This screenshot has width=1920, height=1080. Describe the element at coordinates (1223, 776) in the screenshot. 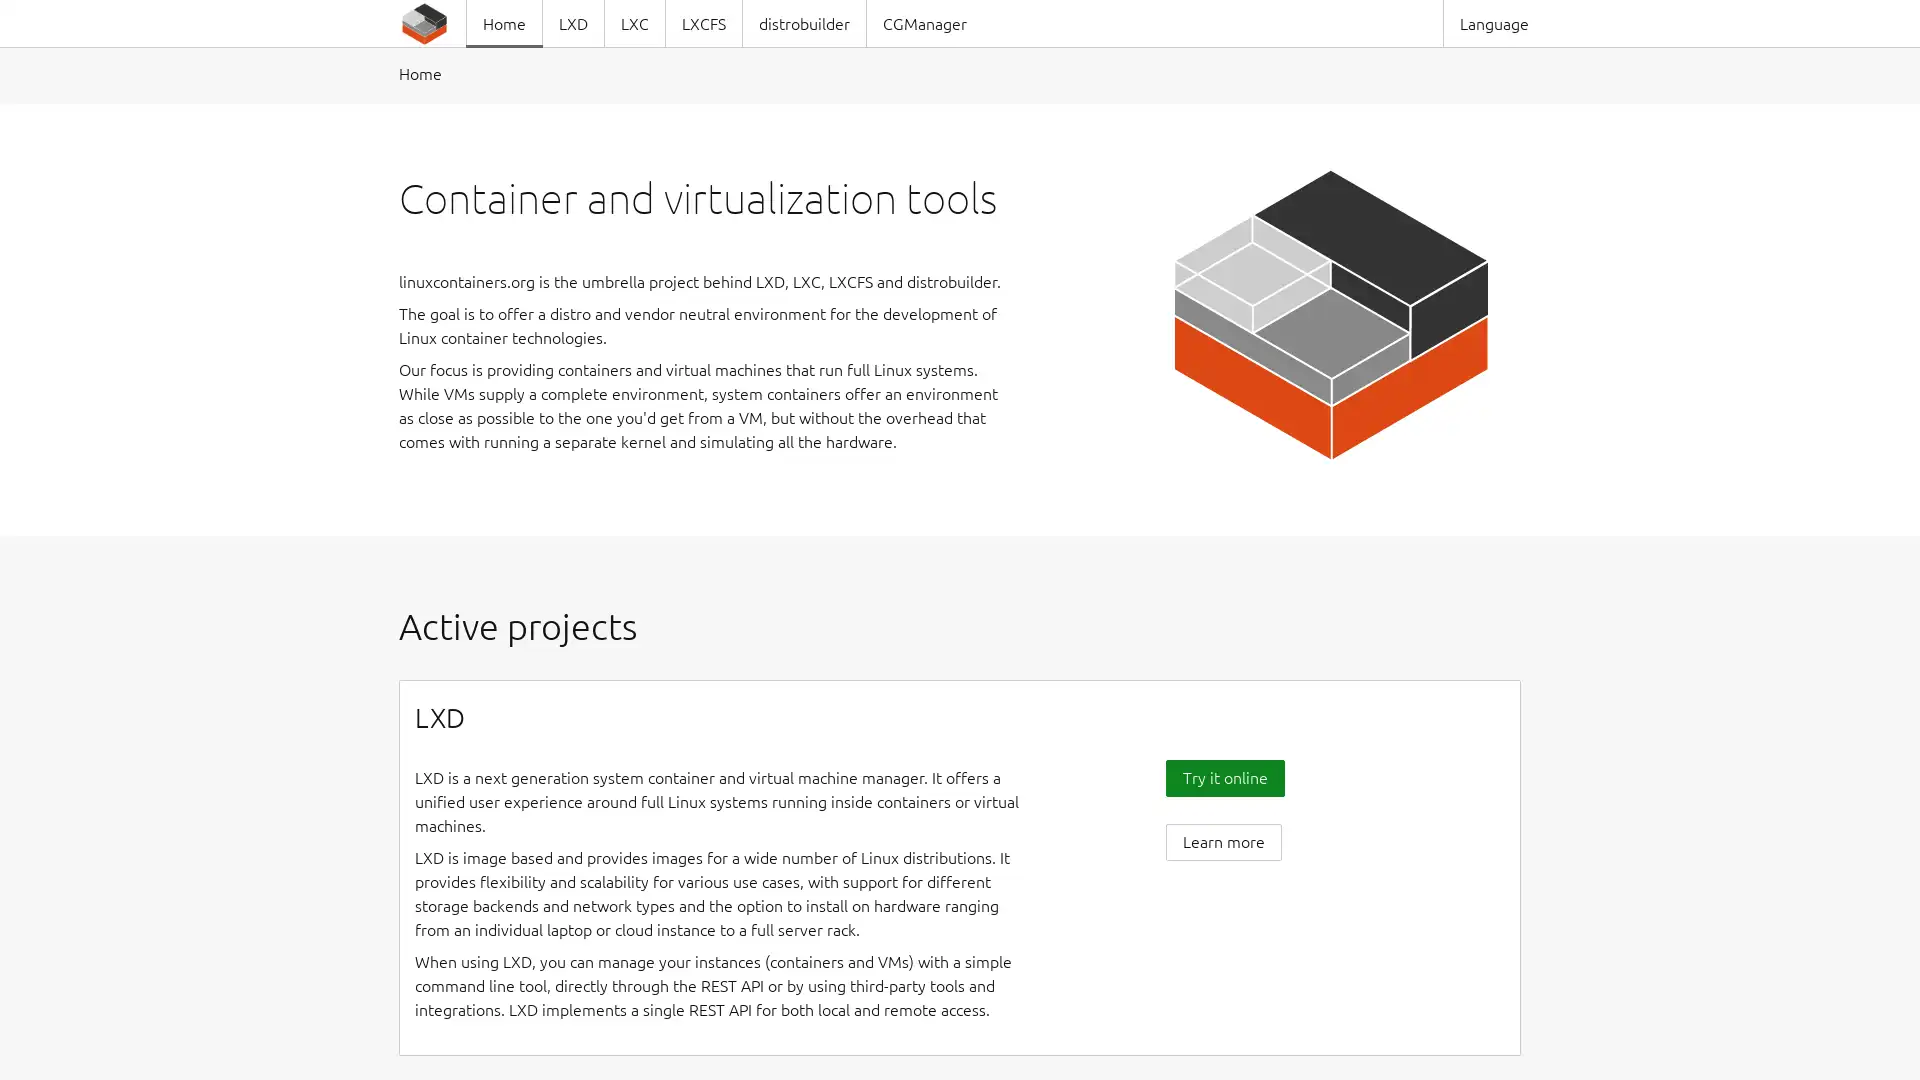

I see `Try it online` at that location.